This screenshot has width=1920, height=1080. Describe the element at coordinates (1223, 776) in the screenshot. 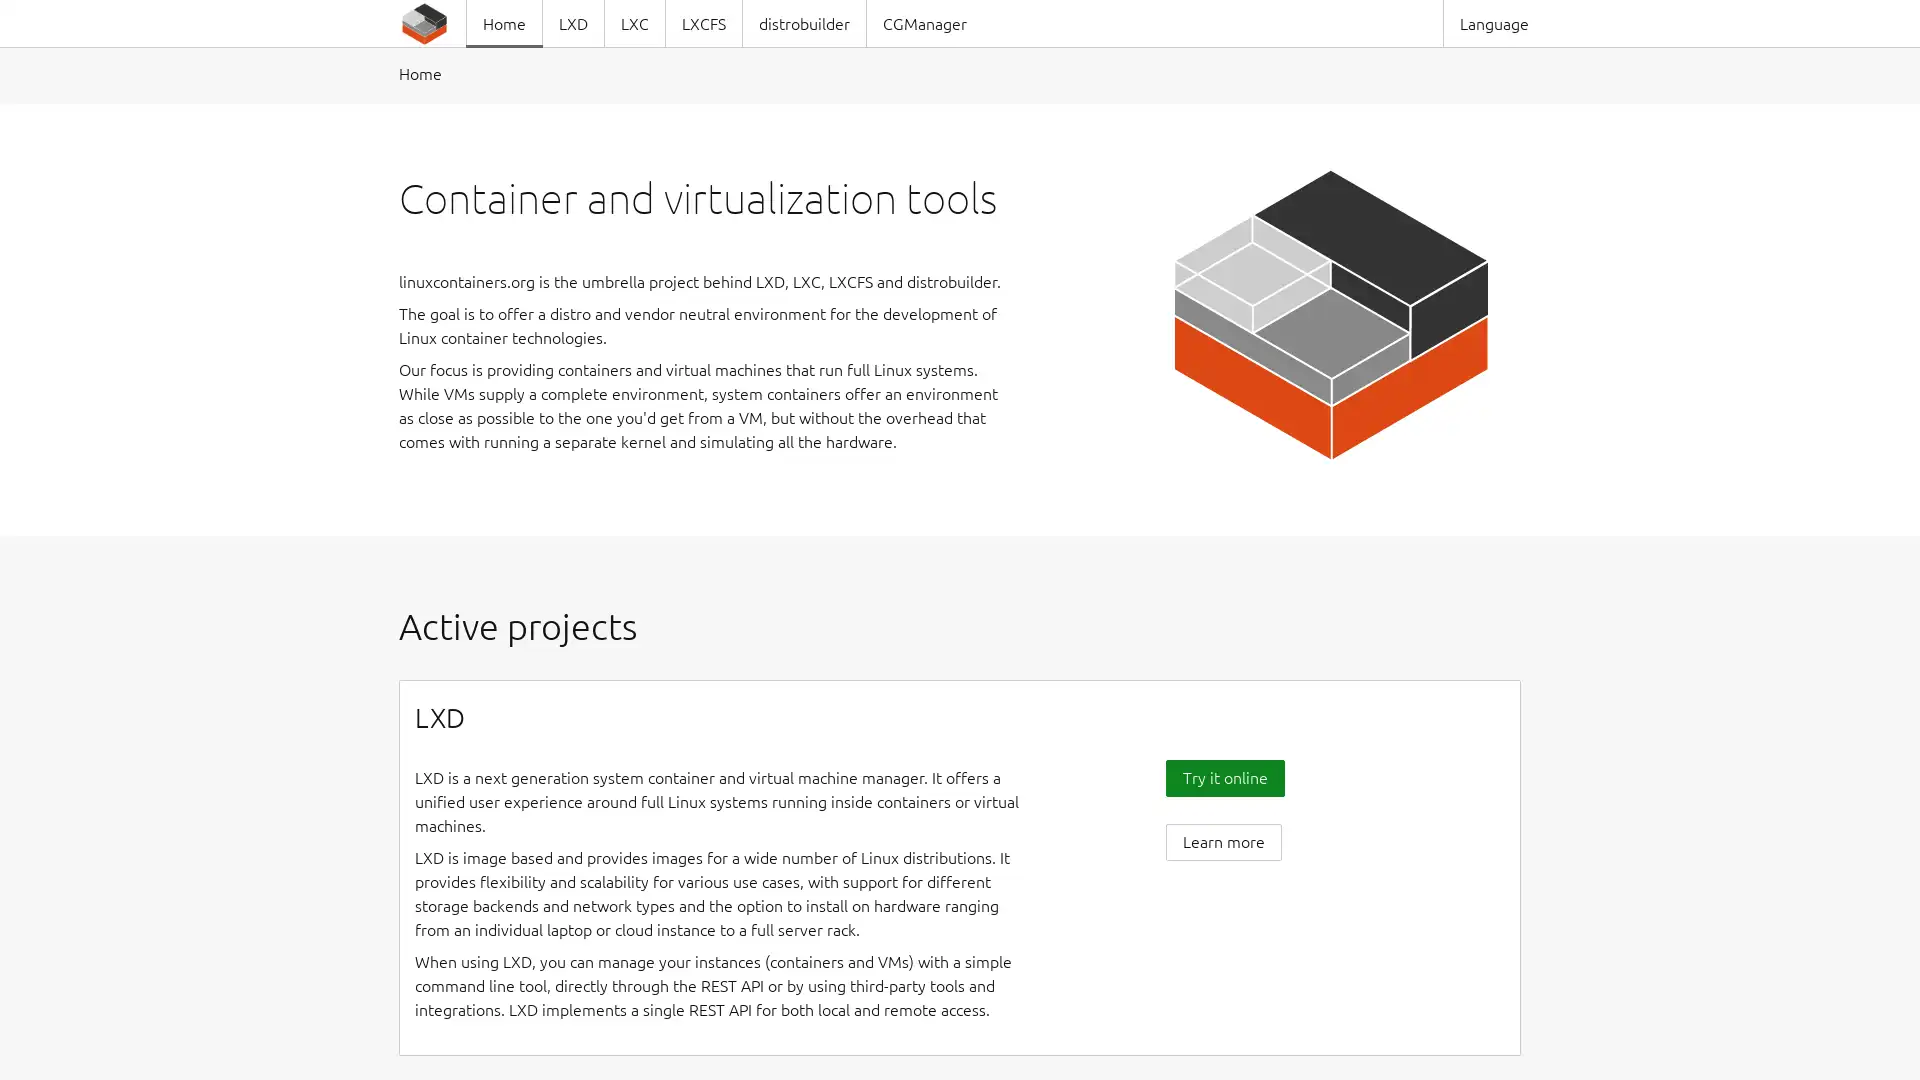

I see `Try it online` at that location.